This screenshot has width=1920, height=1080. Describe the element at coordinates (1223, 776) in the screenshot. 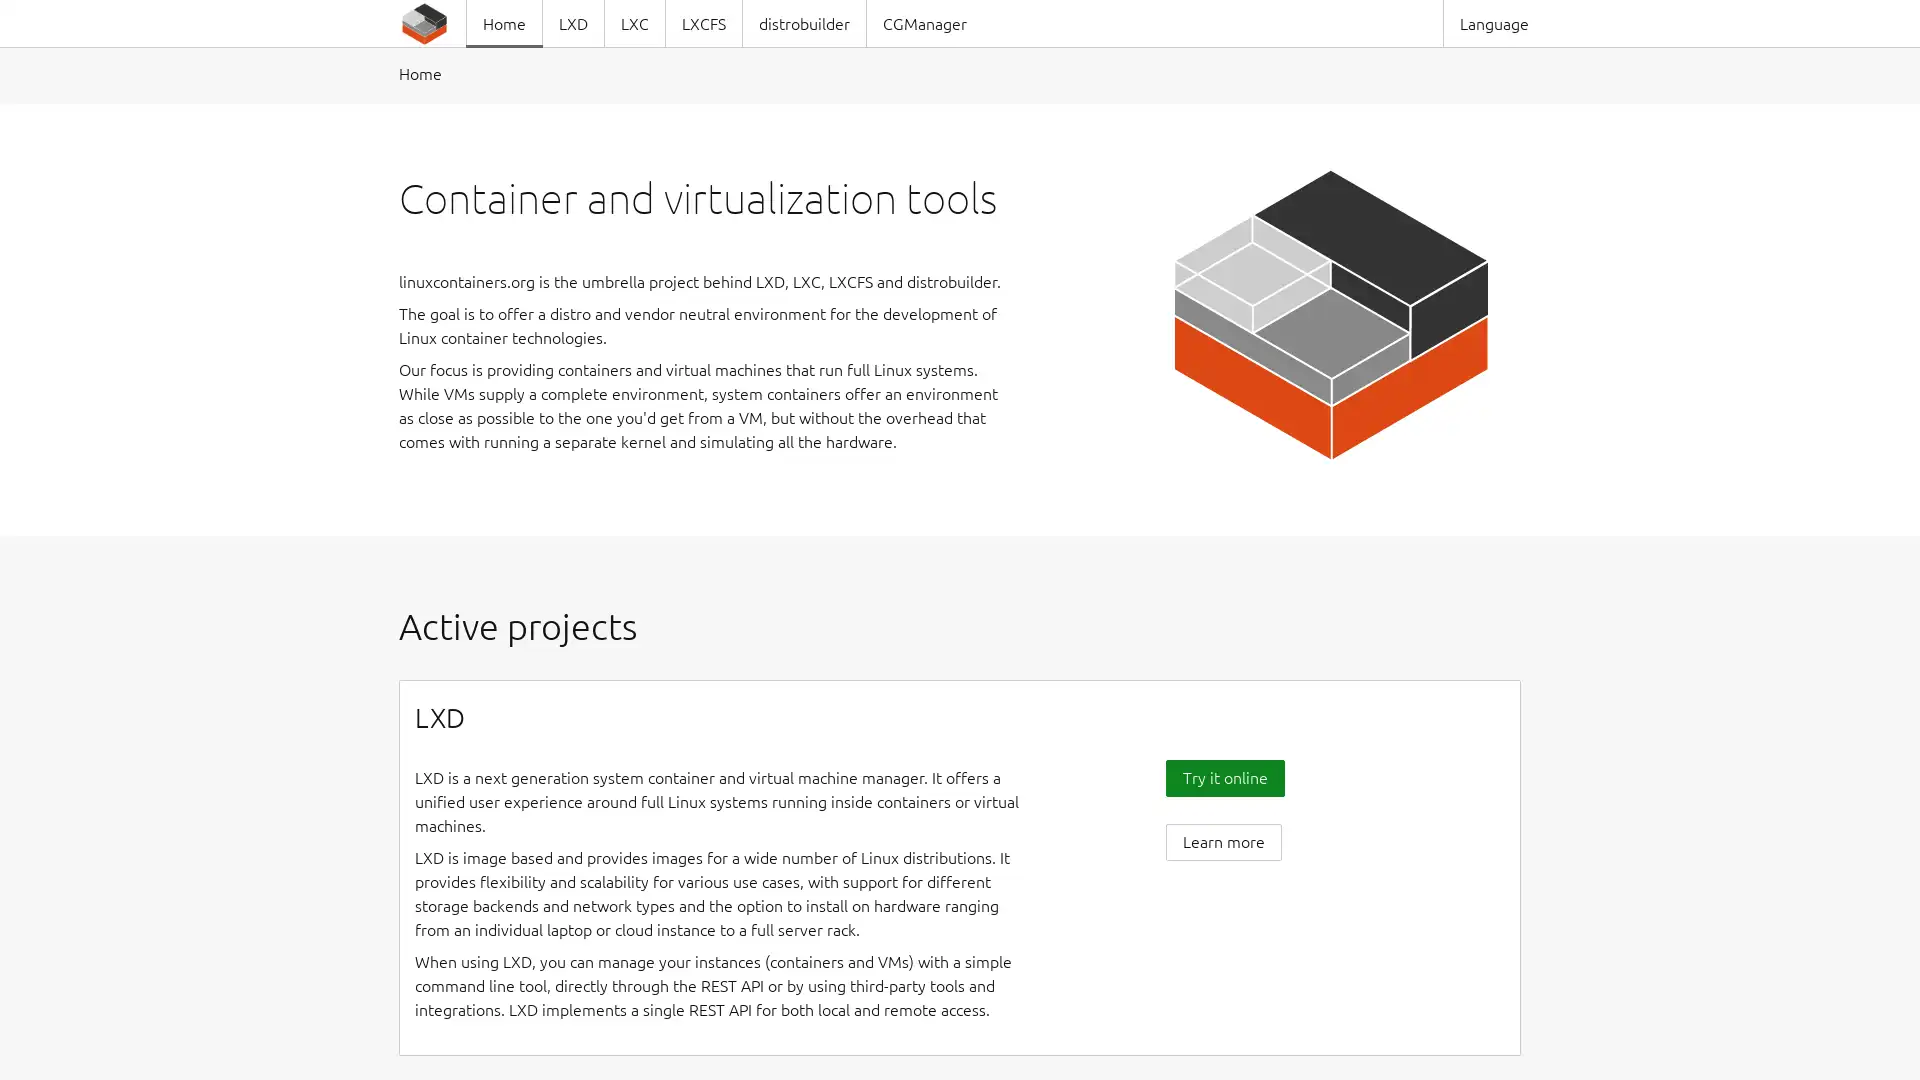

I see `Try it online` at that location.